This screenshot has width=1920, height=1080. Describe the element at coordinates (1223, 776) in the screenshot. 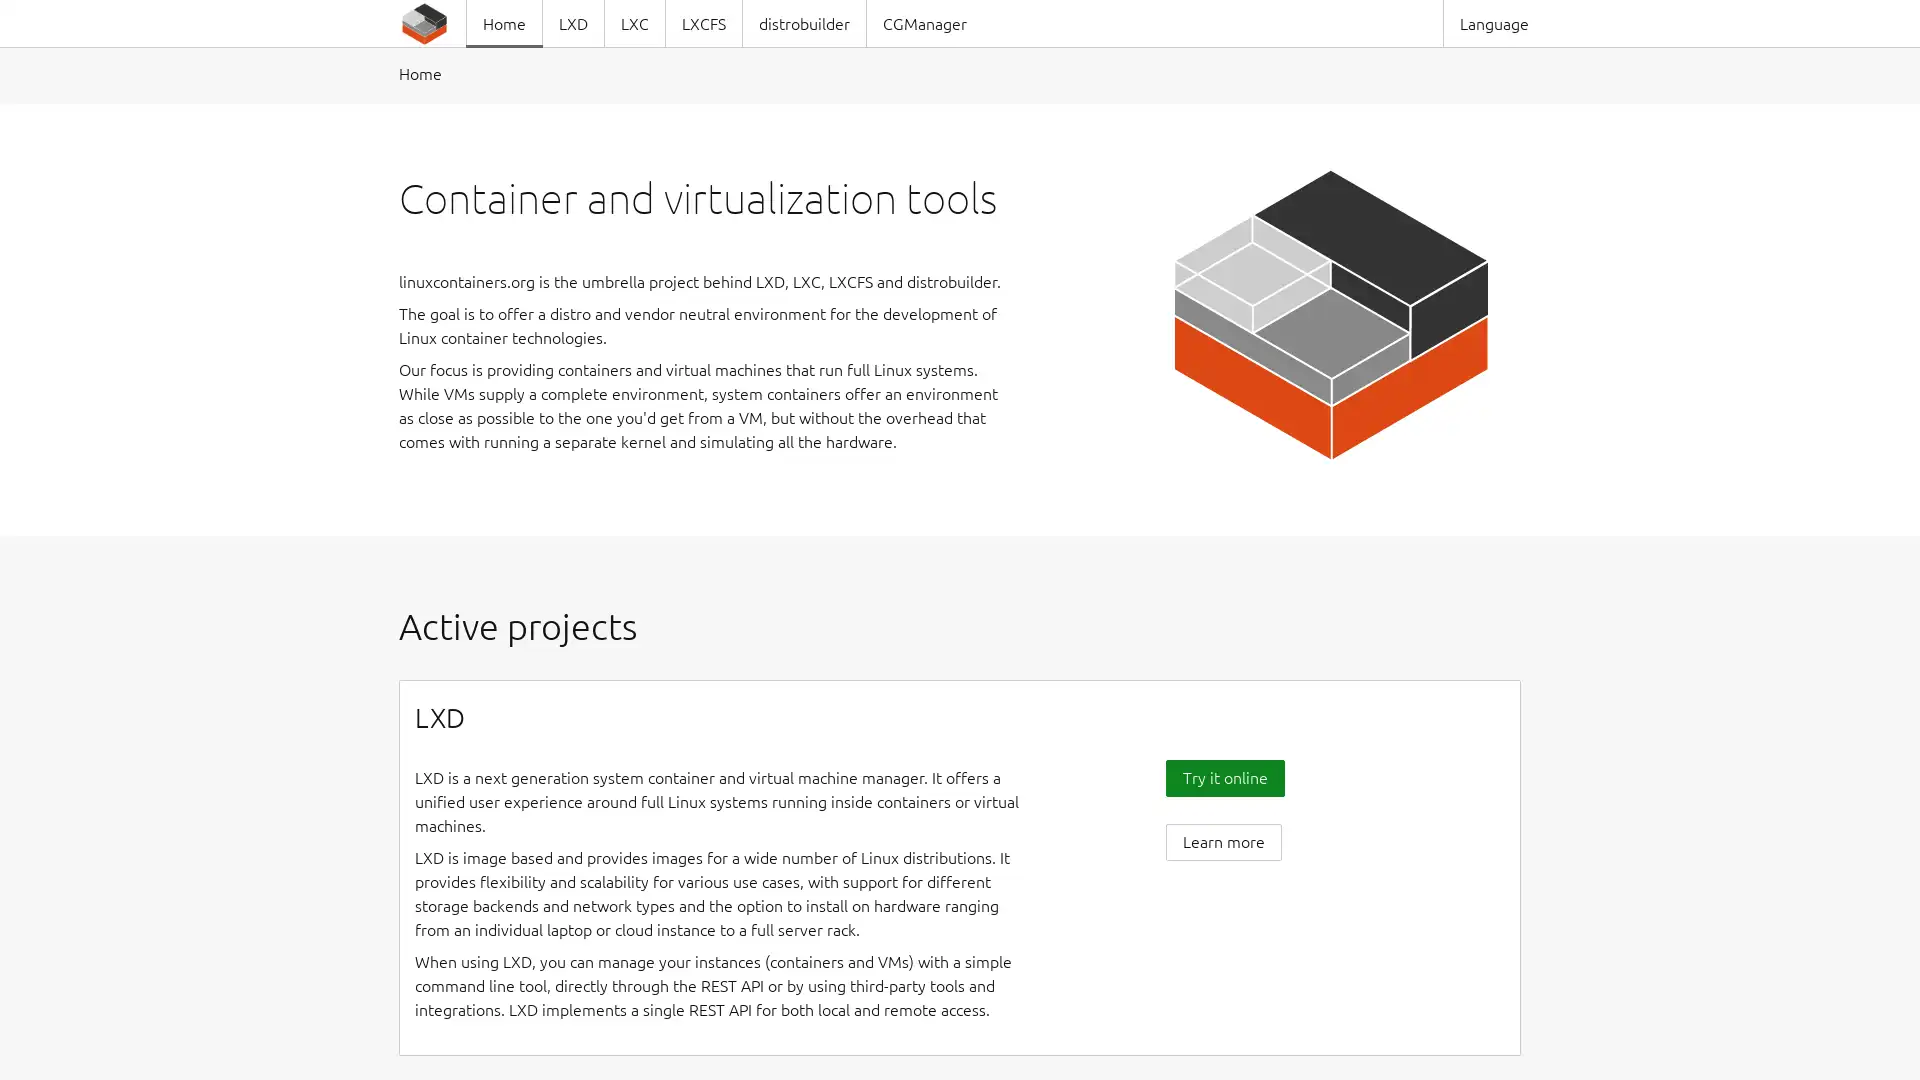

I see `Try it online` at that location.